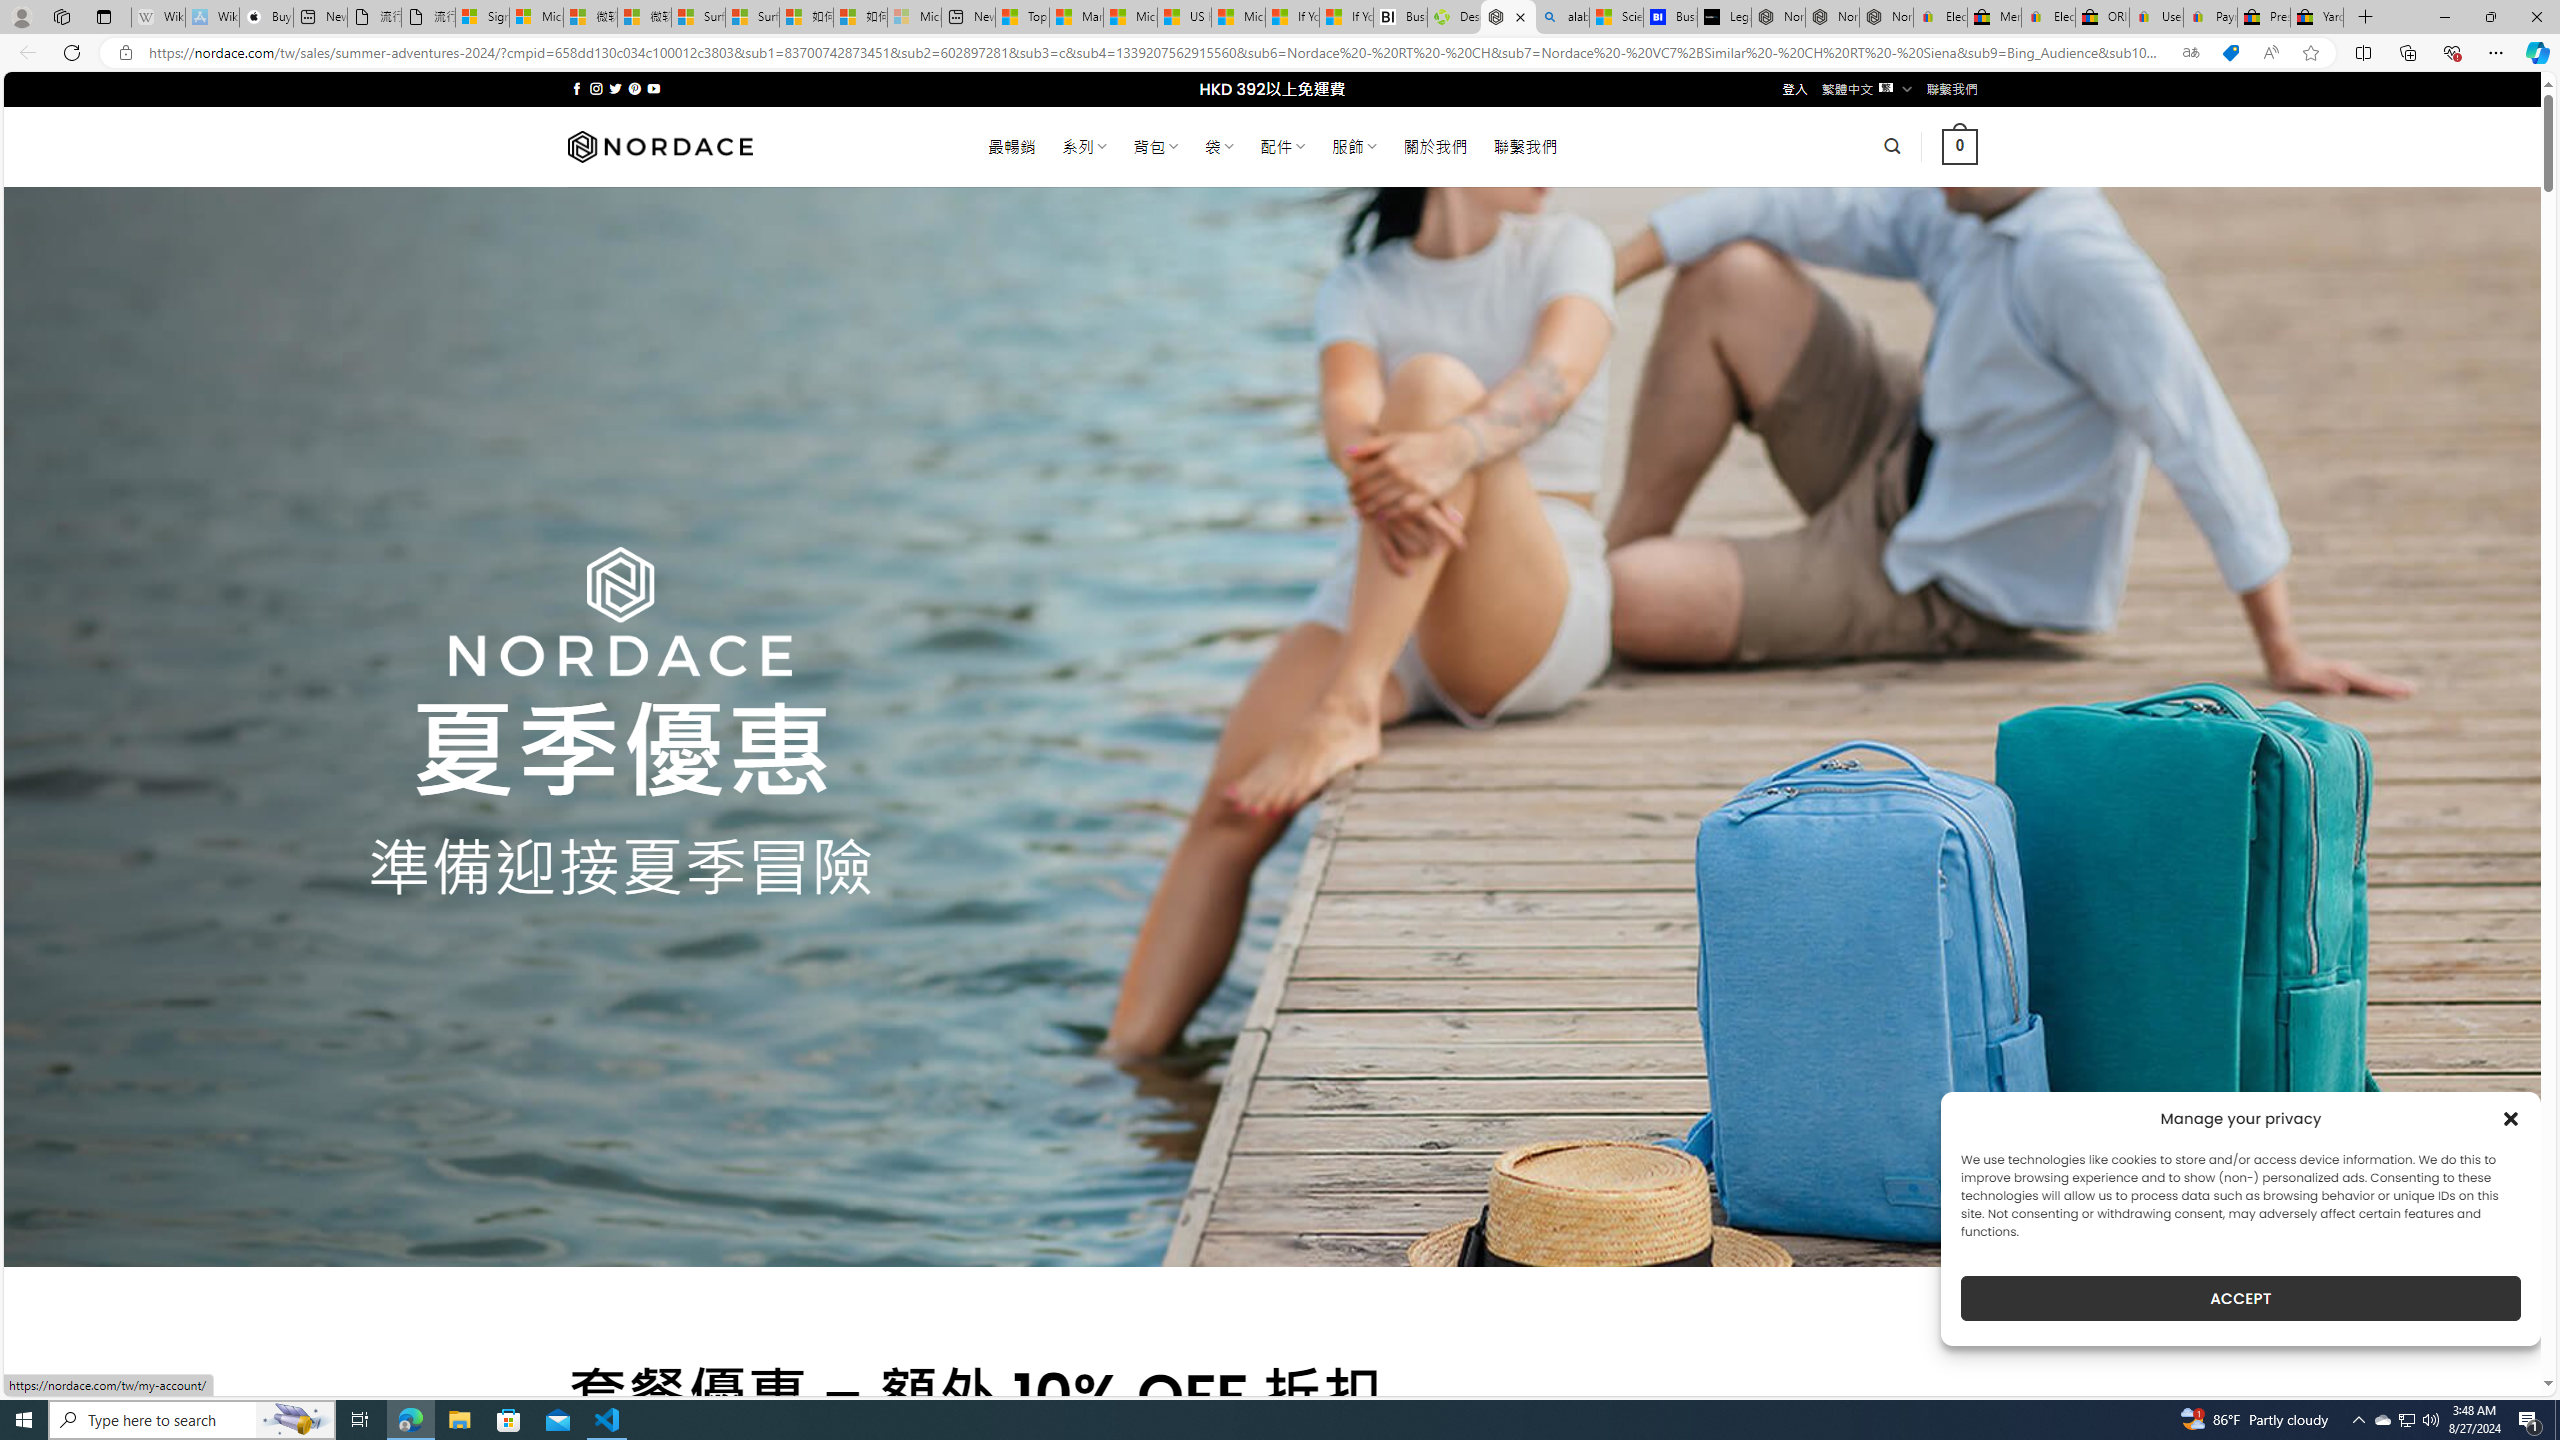 The width and height of the screenshot is (2560, 1440). Describe the element at coordinates (1454, 16) in the screenshot. I see `'Descarga Driver Updater'` at that location.